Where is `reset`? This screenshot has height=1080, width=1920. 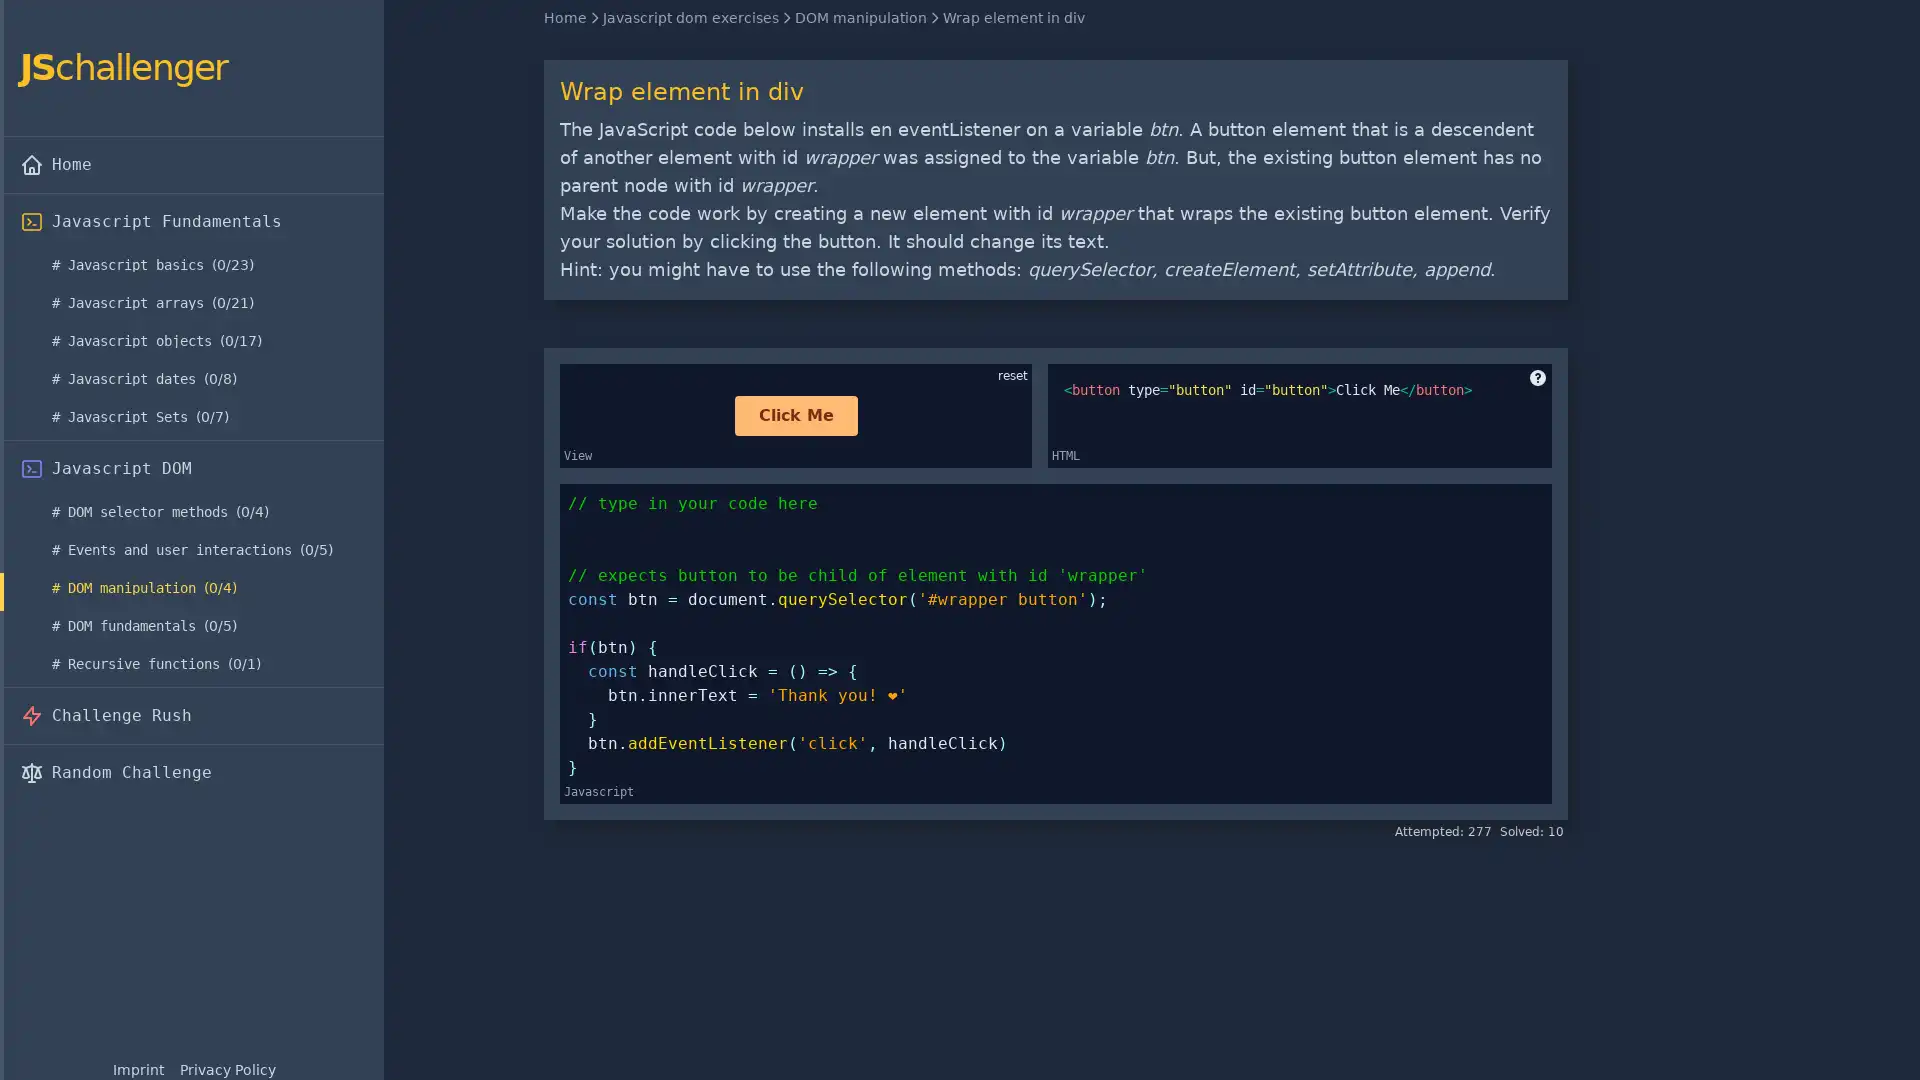 reset is located at coordinates (1012, 375).